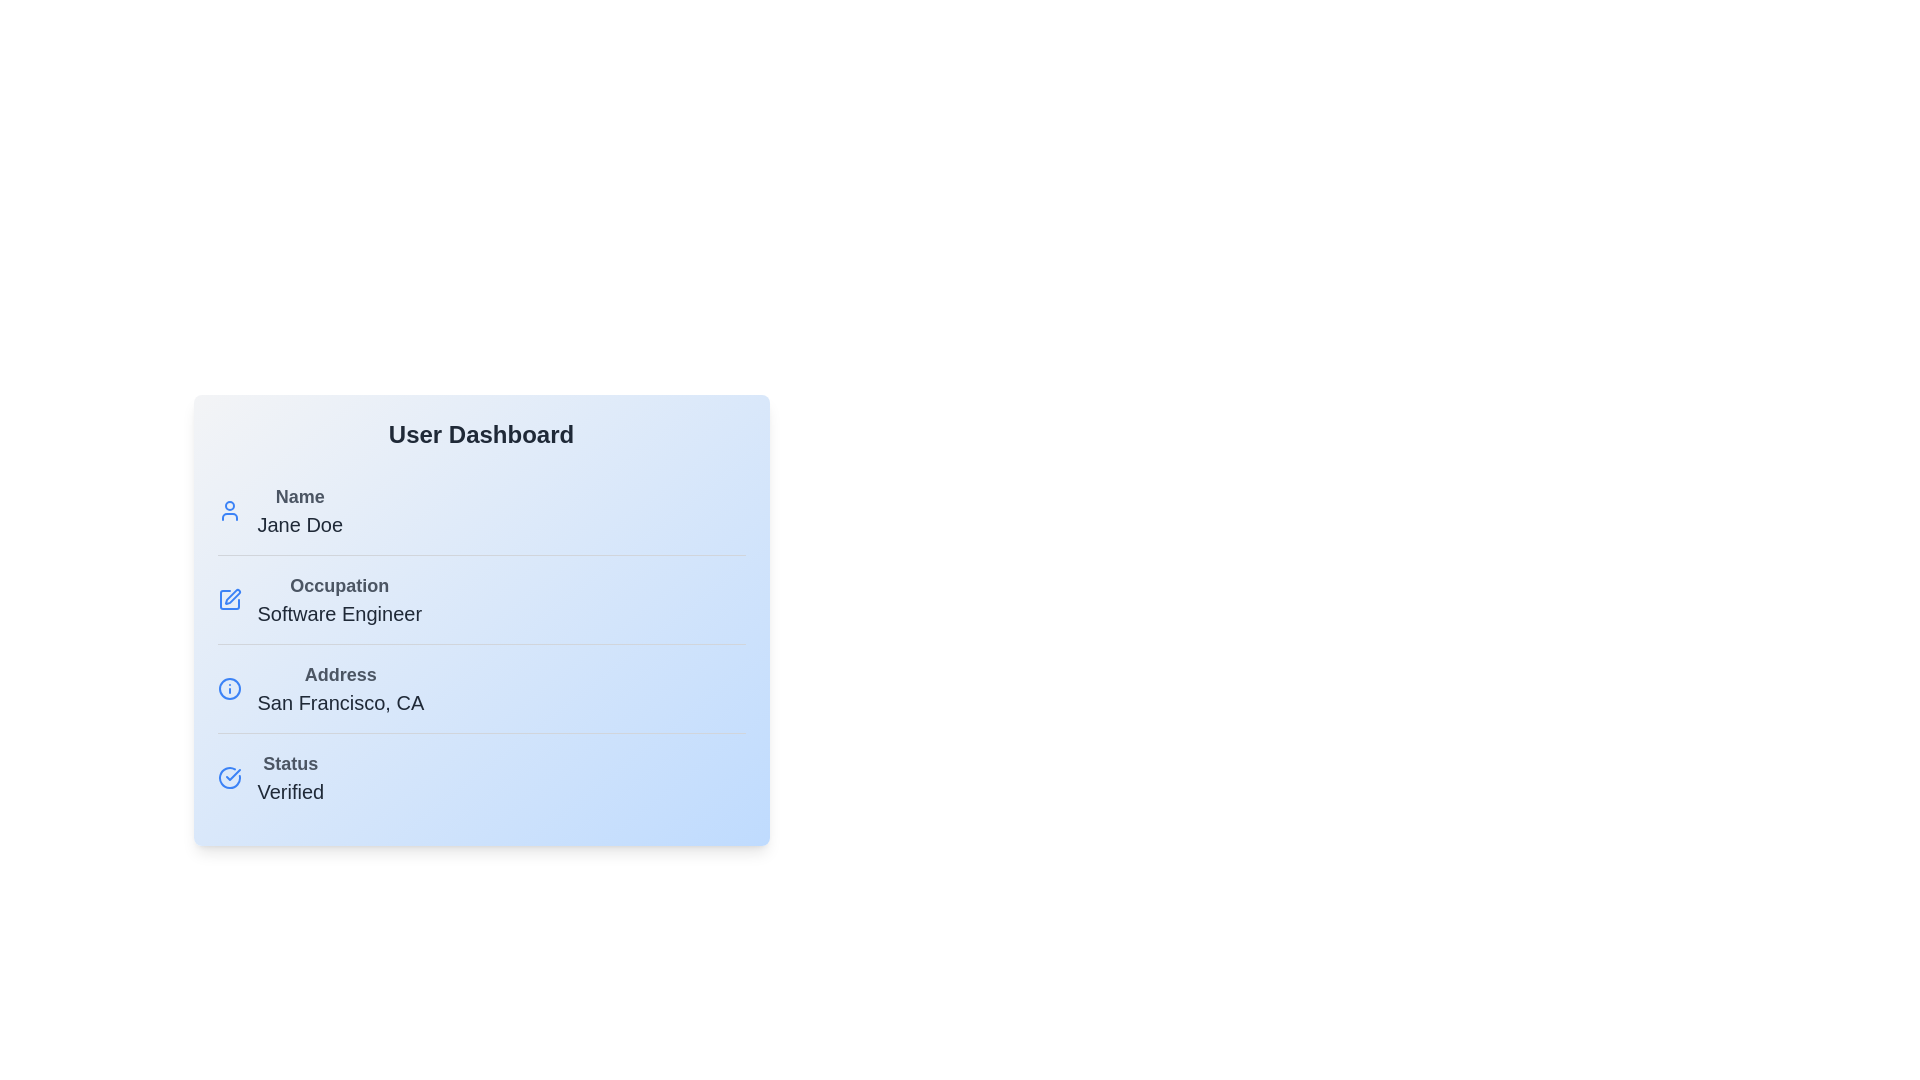 The height and width of the screenshot is (1080, 1920). I want to click on the static text element displaying the user's name, located below the 'Name' label on the upper left section of the user dashboard interface, so click(299, 523).